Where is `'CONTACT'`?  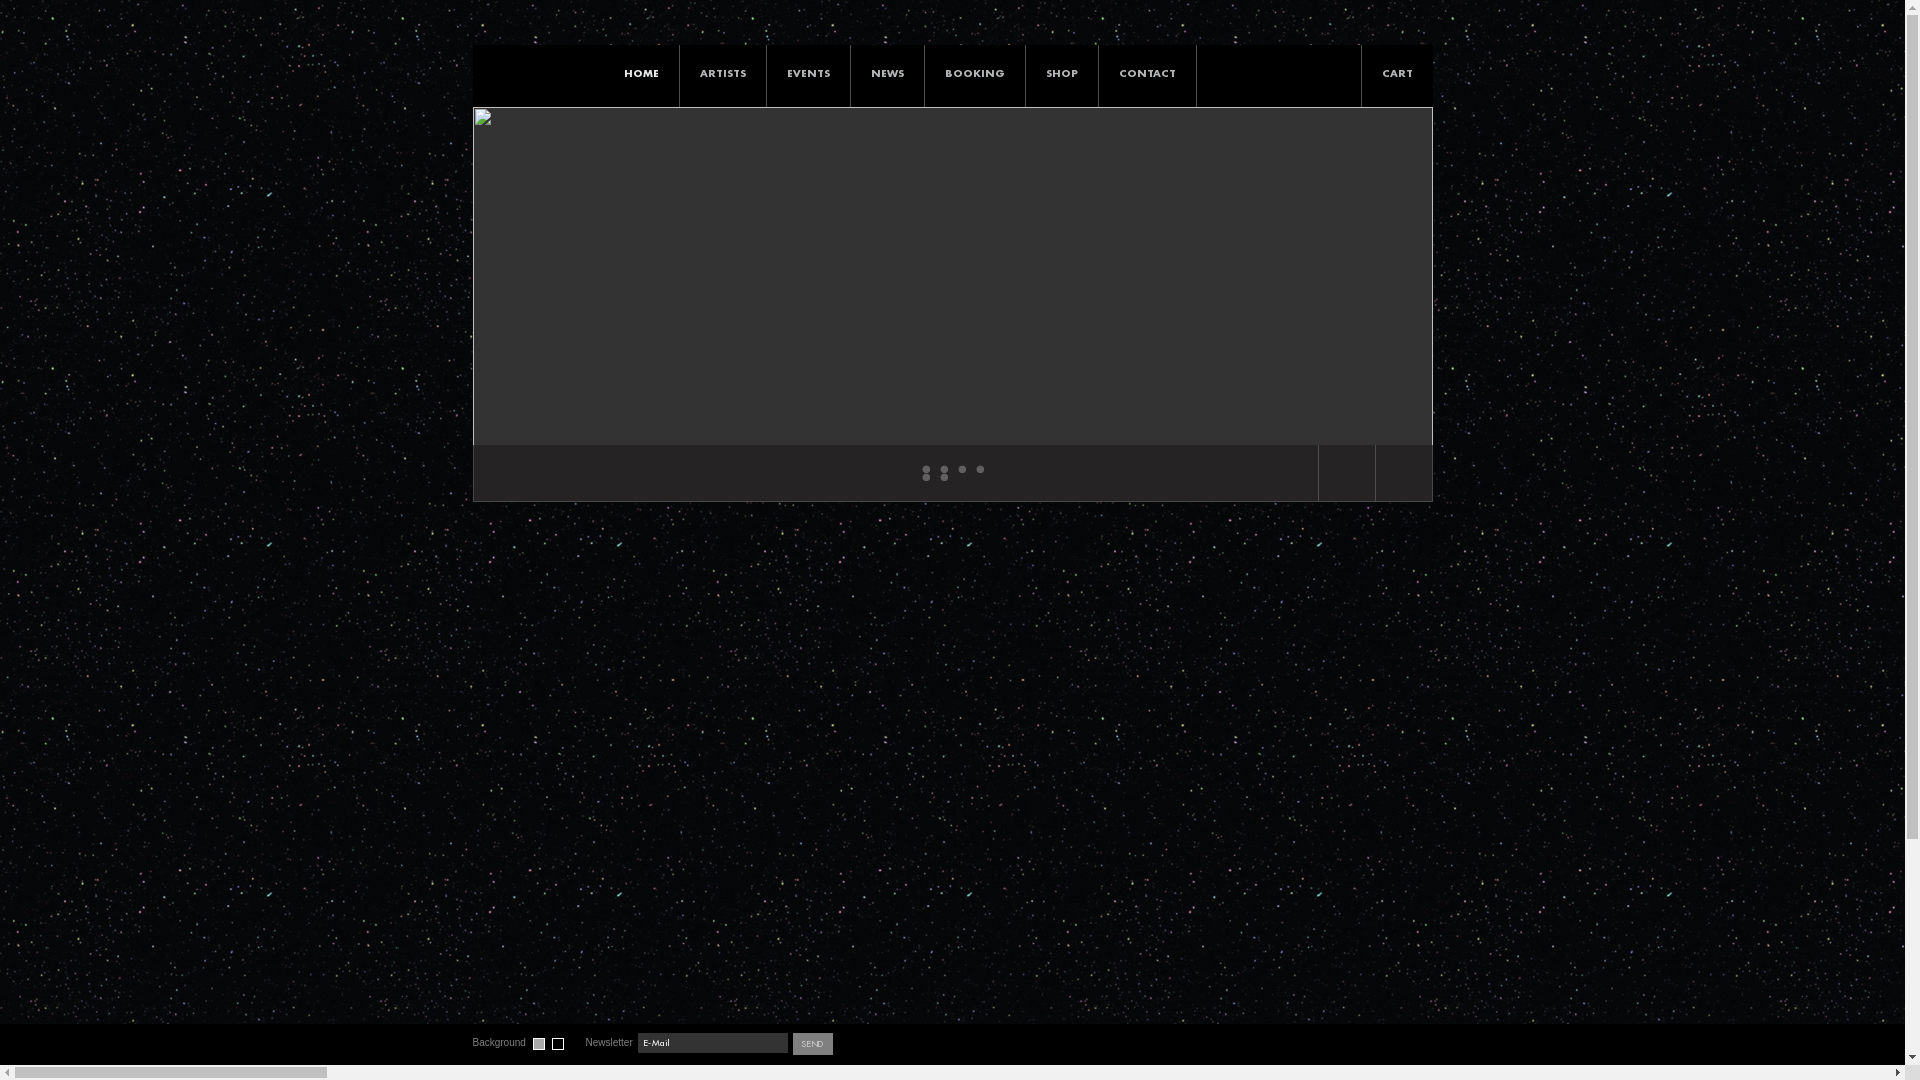
'CONTACT' is located at coordinates (1097, 72).